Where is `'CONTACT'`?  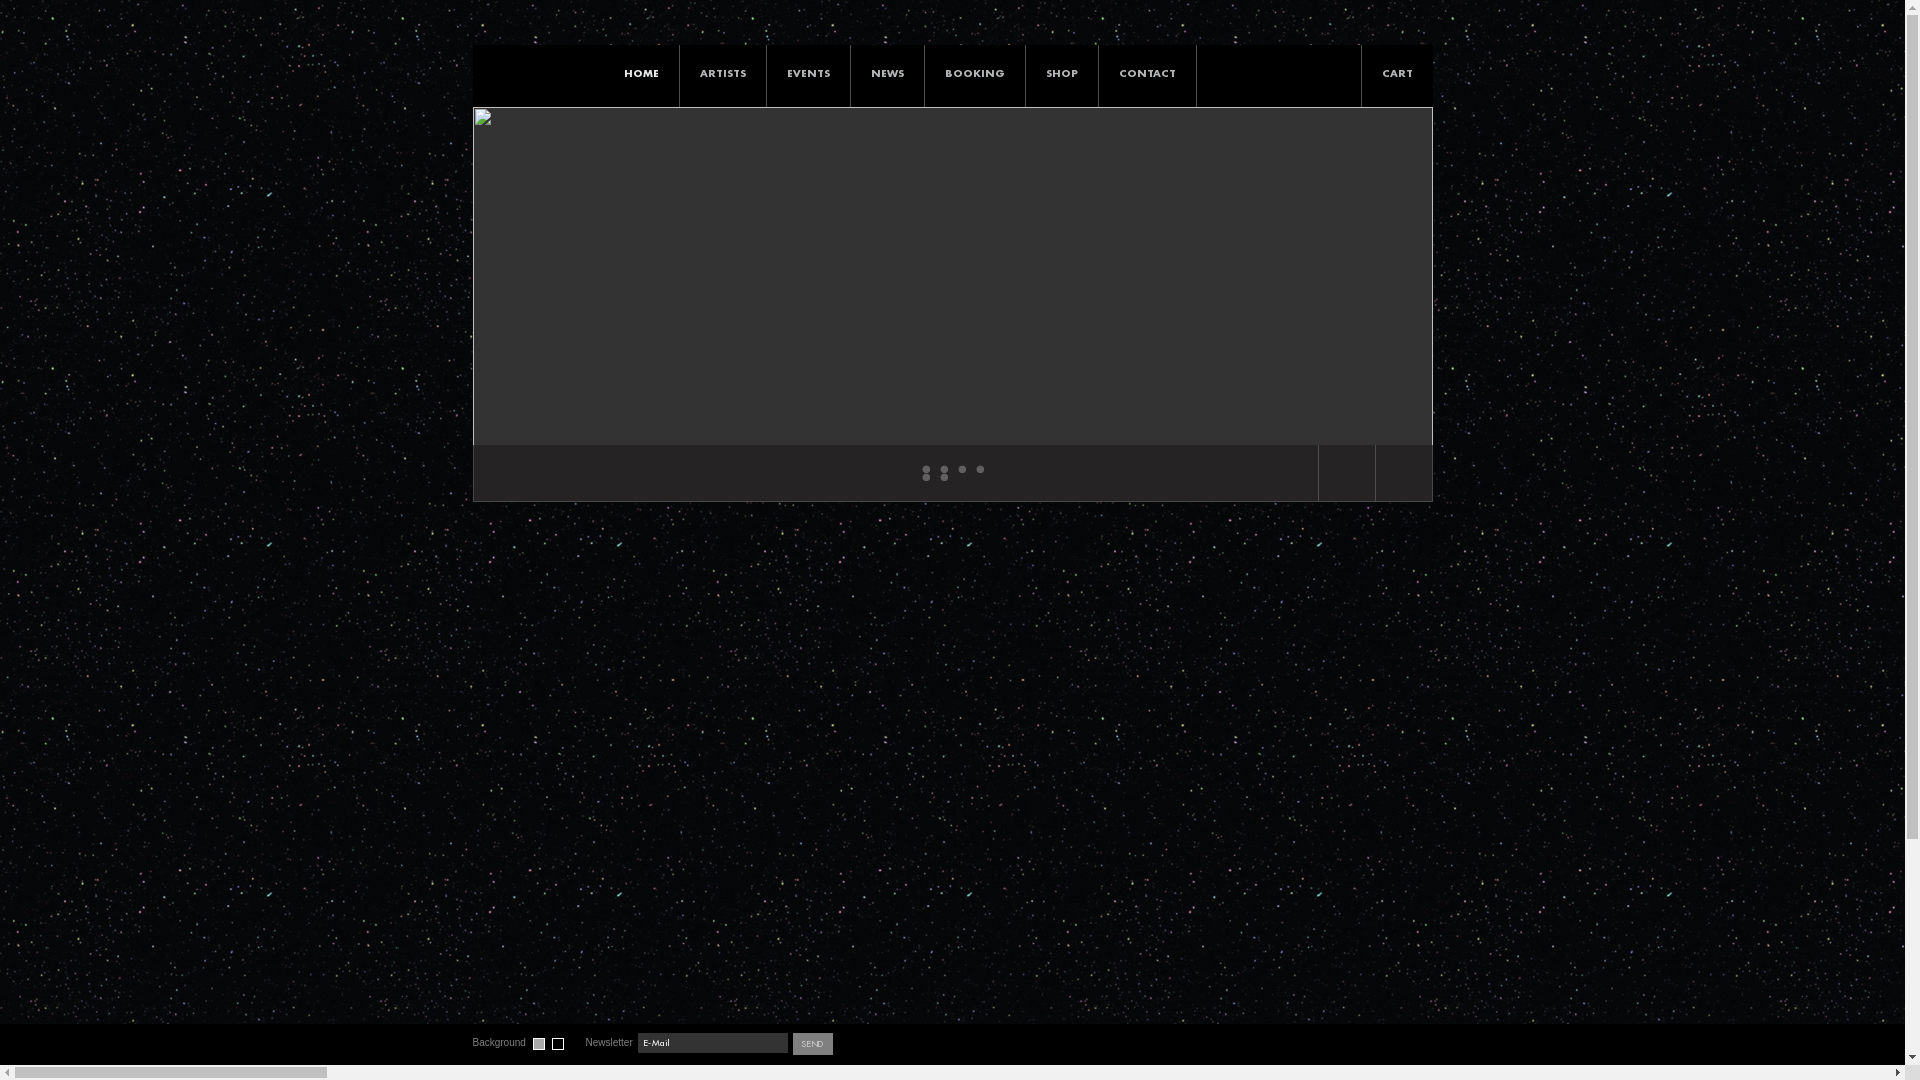
'CONTACT' is located at coordinates (1097, 72).